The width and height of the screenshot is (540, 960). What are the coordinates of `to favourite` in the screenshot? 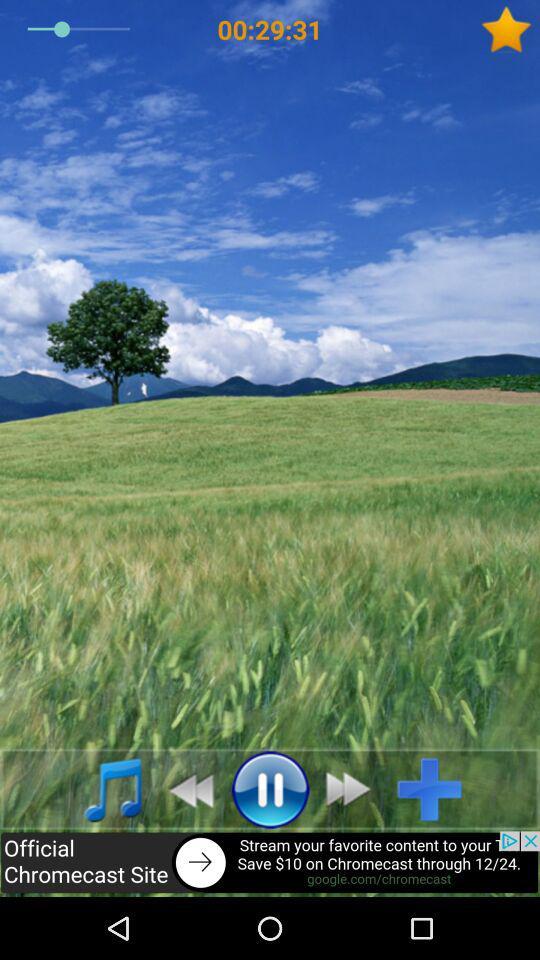 It's located at (510, 28).